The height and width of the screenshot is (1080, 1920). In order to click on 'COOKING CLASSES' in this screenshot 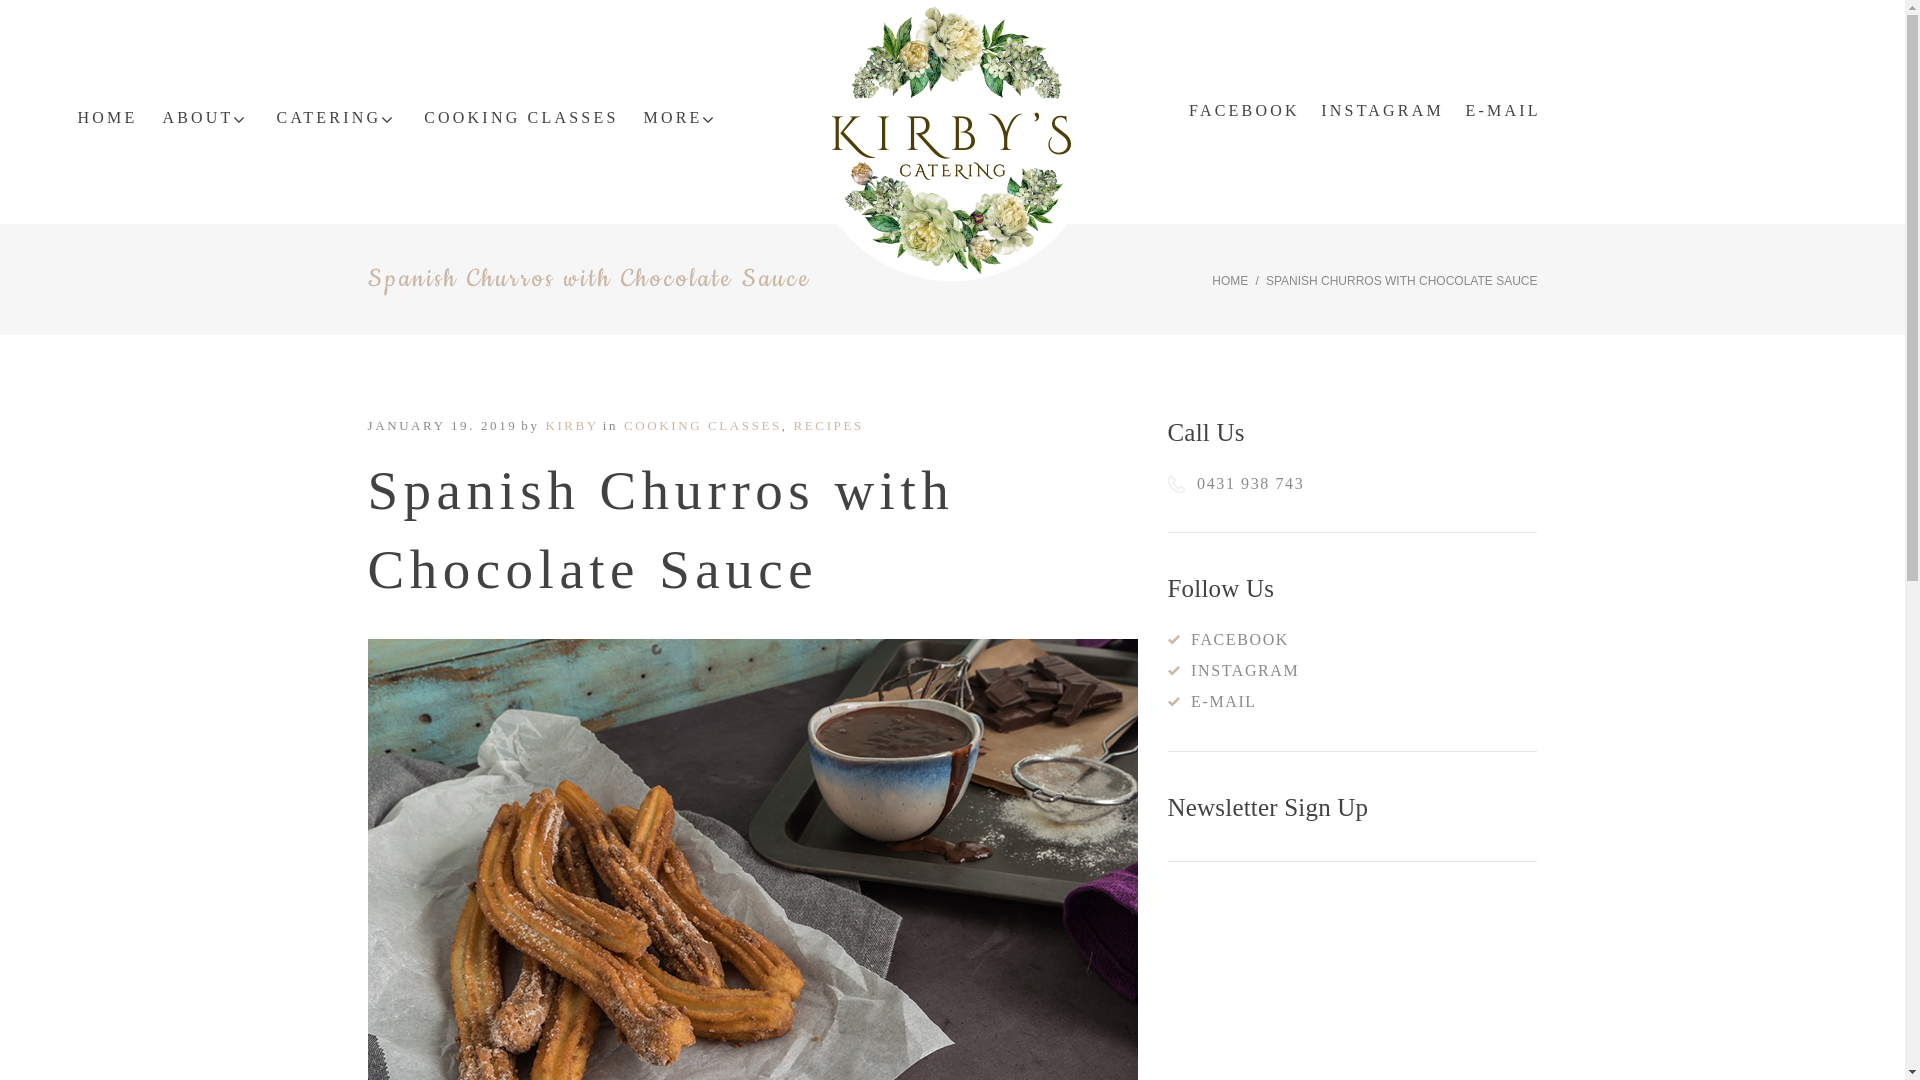, I will do `click(521, 118)`.